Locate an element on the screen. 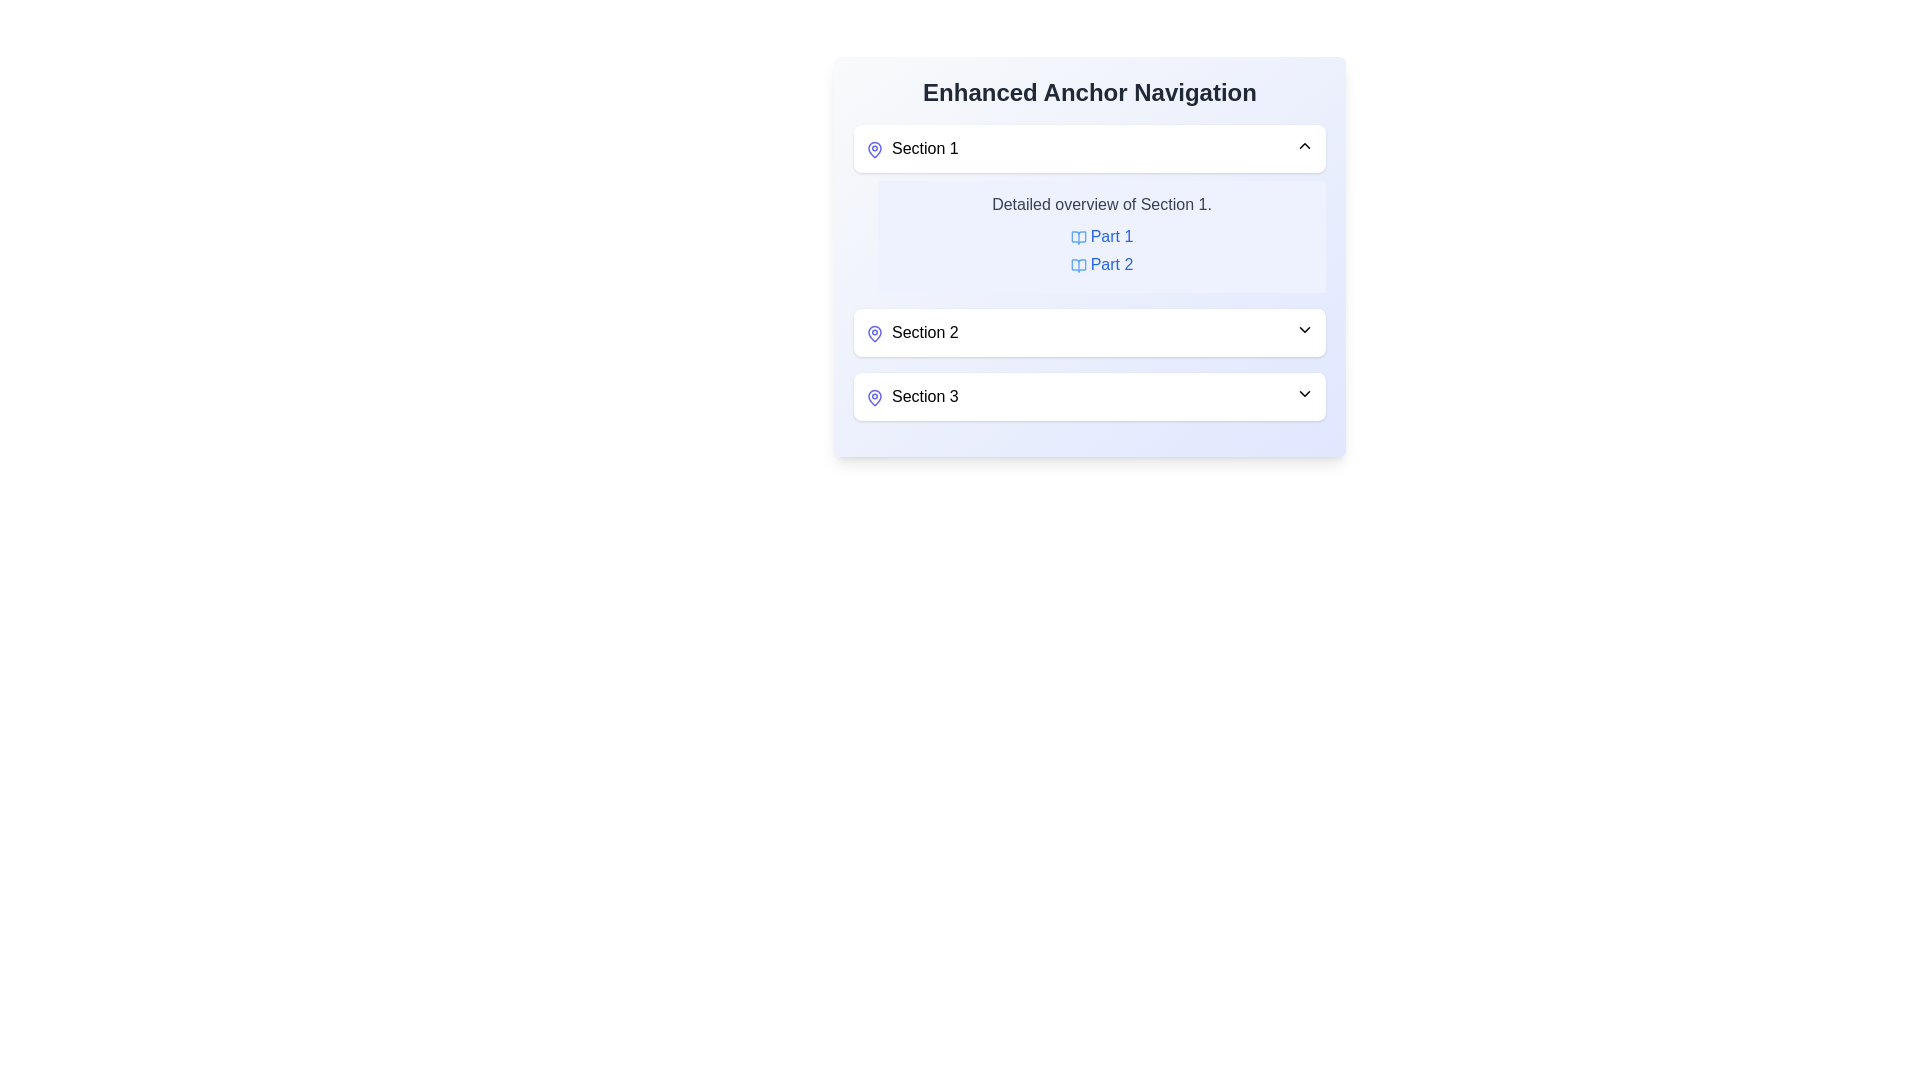 Image resolution: width=1920 pixels, height=1080 pixels. the icon that visually indicates navigation related functionality, located next to the text label 'Section 2' in the second section of the navigation interface is located at coordinates (874, 331).